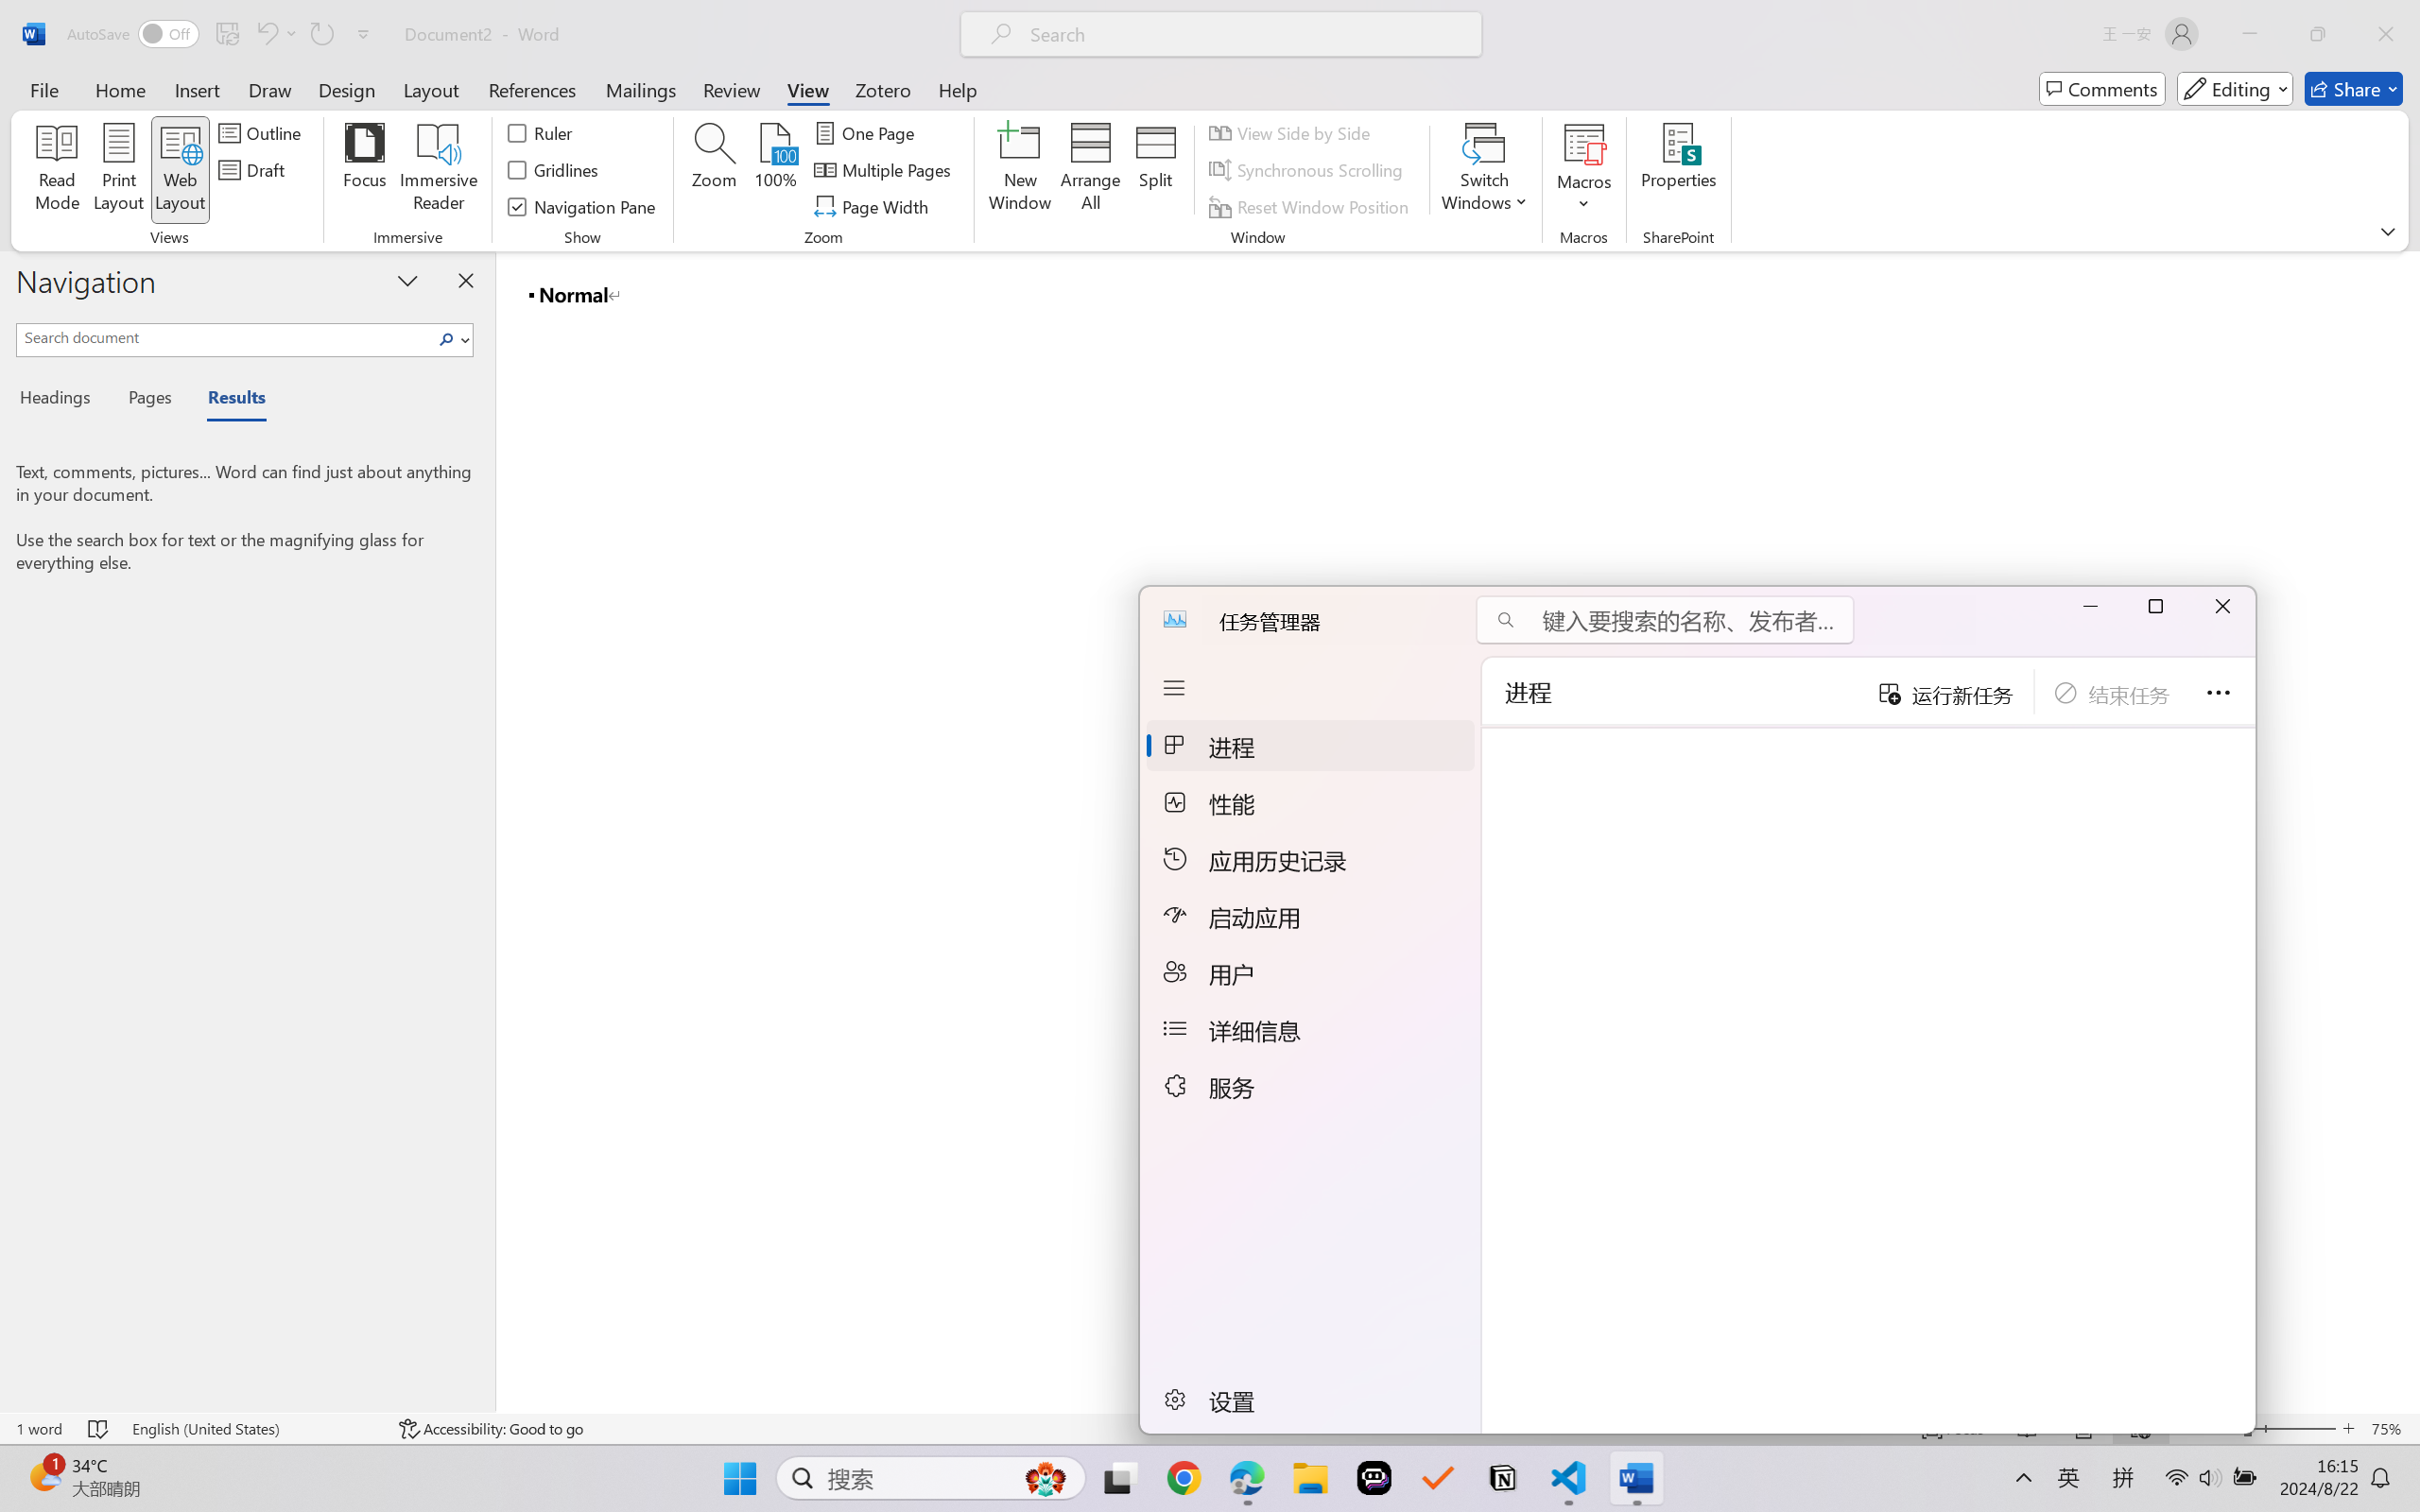  I want to click on 'Gridlines', so click(553, 170).